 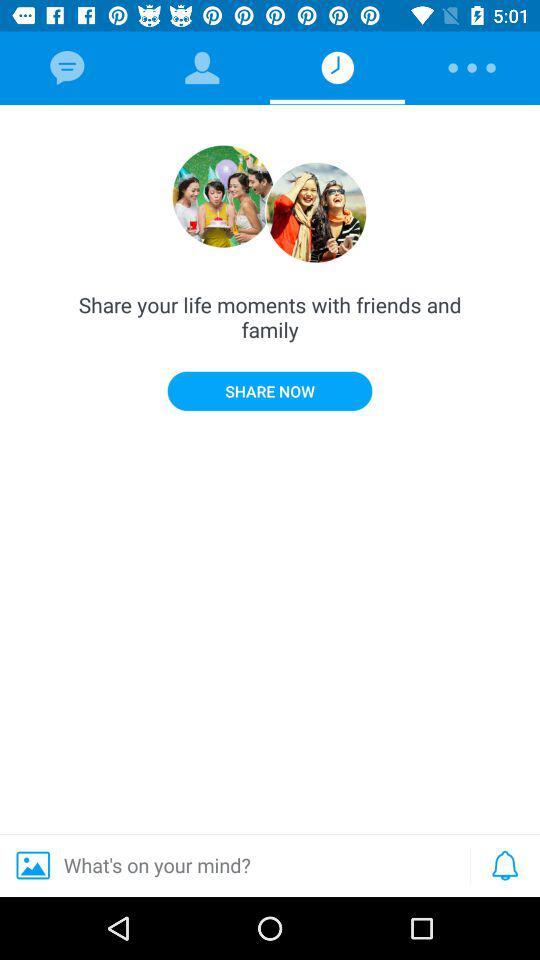 I want to click on the item below share your life item, so click(x=504, y=864).